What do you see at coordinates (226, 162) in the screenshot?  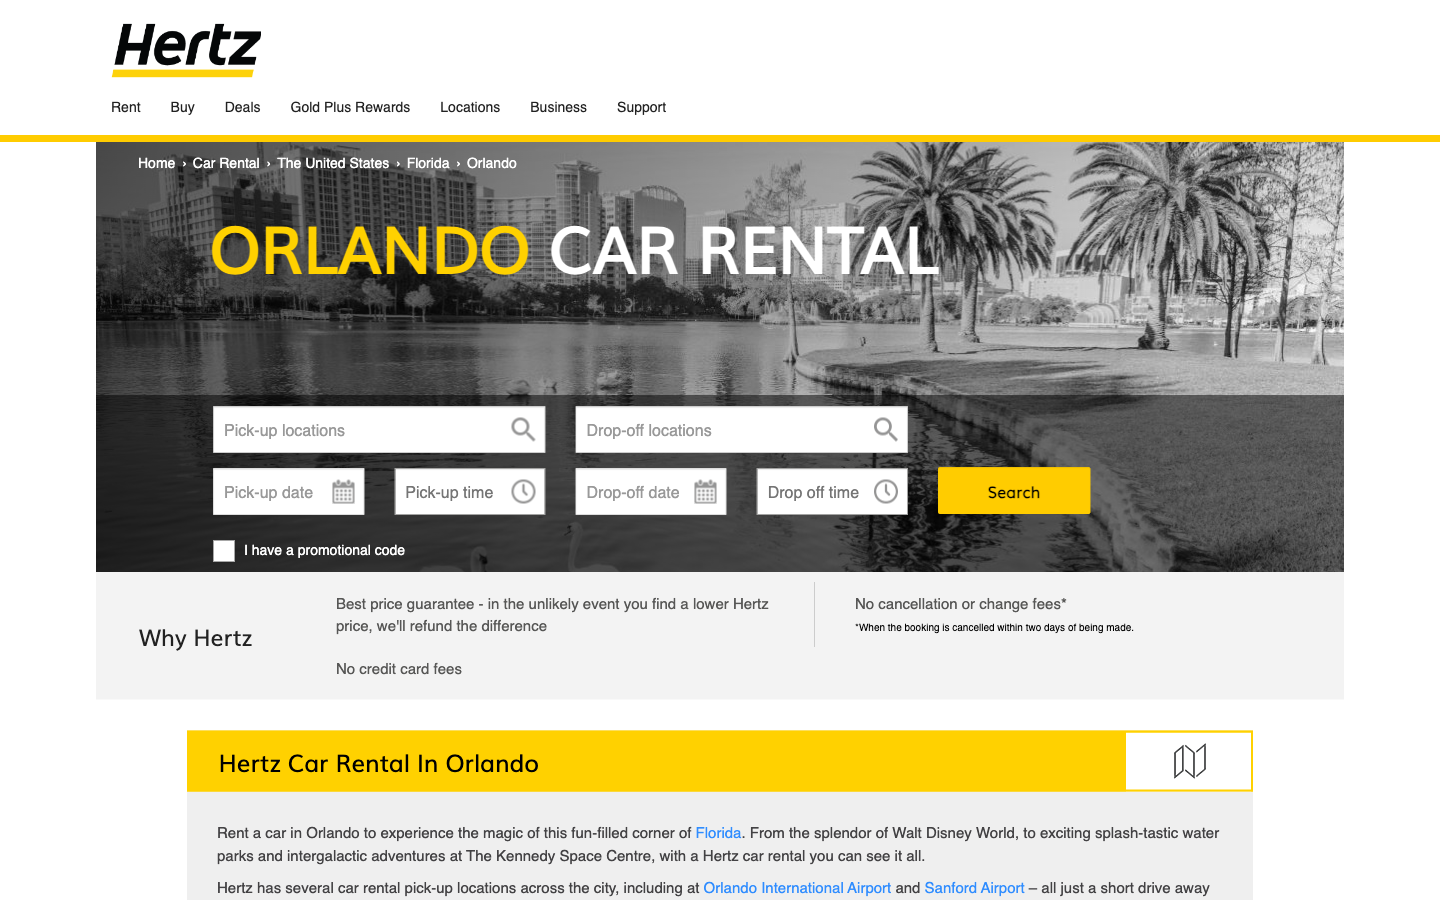 I see `Go to the car rental feature` at bounding box center [226, 162].